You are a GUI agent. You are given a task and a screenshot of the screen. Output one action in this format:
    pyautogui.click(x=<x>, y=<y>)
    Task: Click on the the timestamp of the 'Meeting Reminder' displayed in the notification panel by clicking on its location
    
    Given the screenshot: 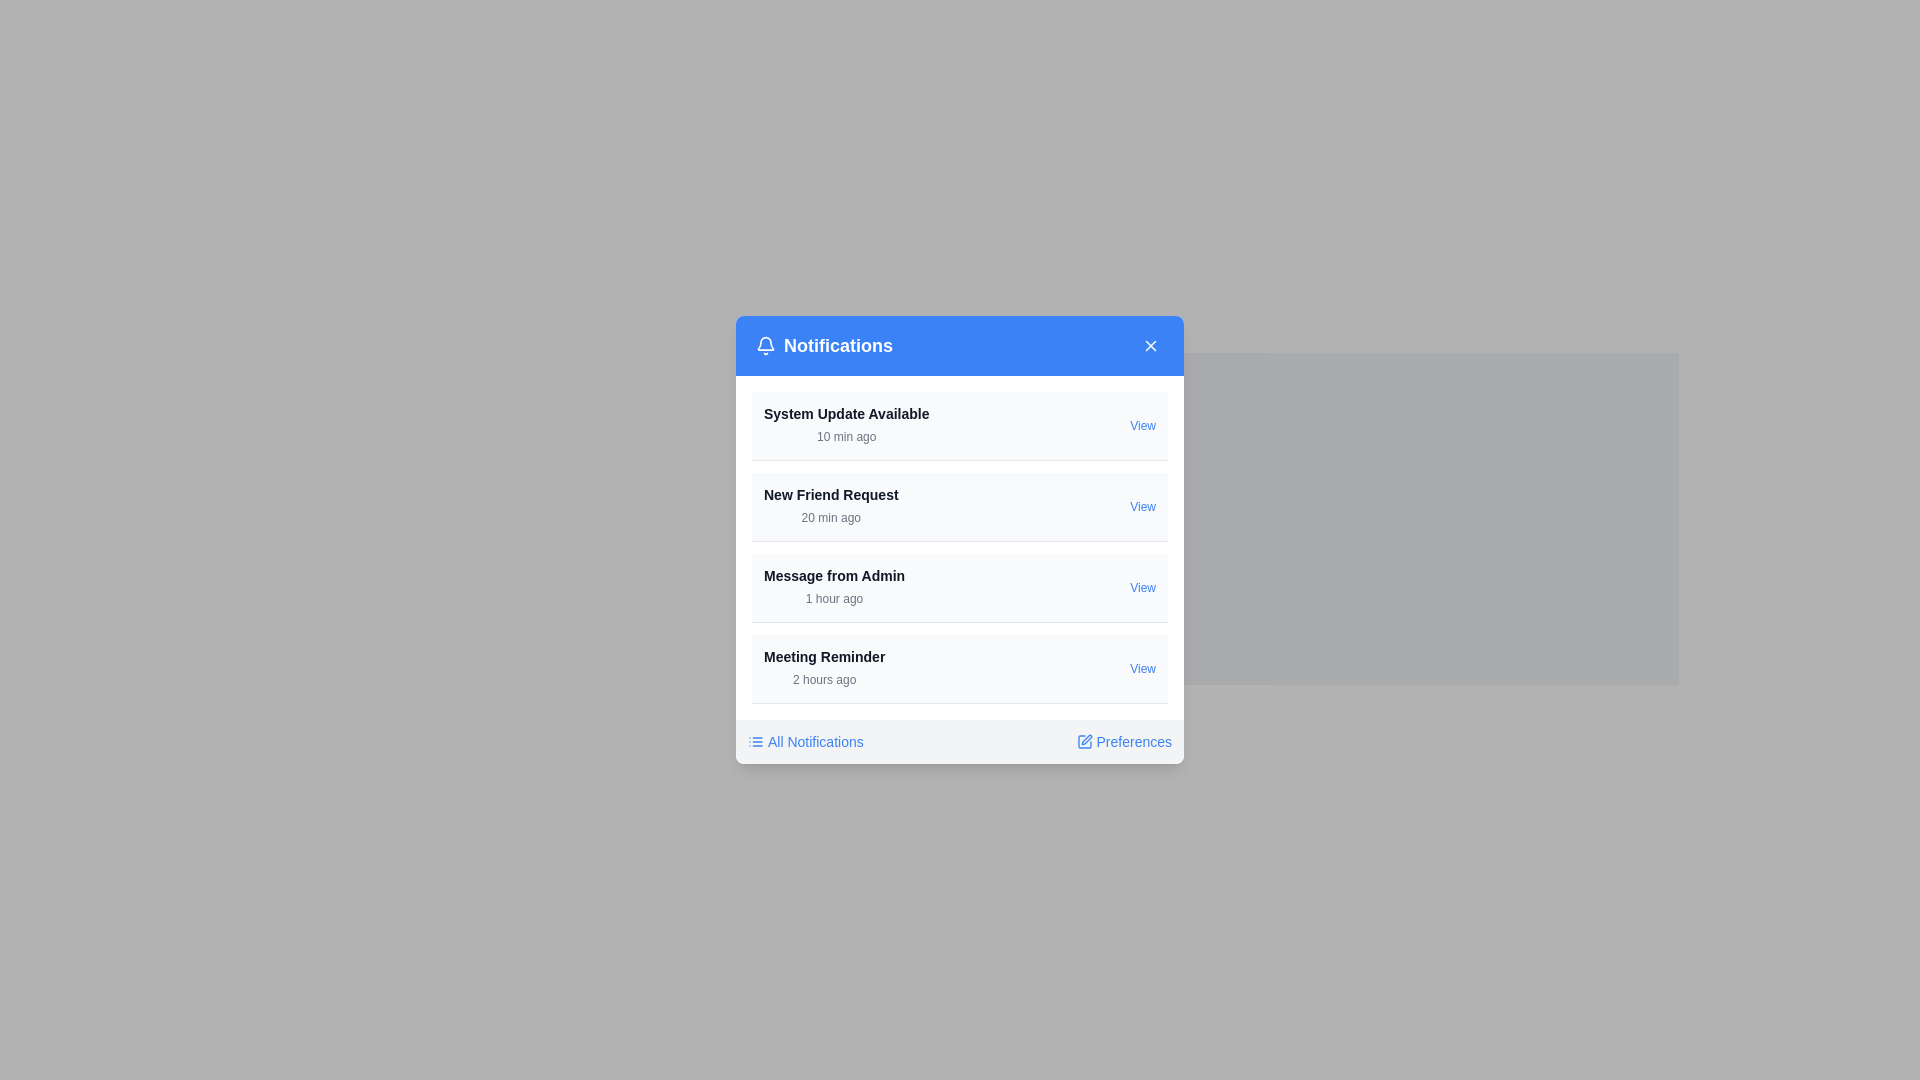 What is the action you would take?
    pyautogui.click(x=824, y=668)
    